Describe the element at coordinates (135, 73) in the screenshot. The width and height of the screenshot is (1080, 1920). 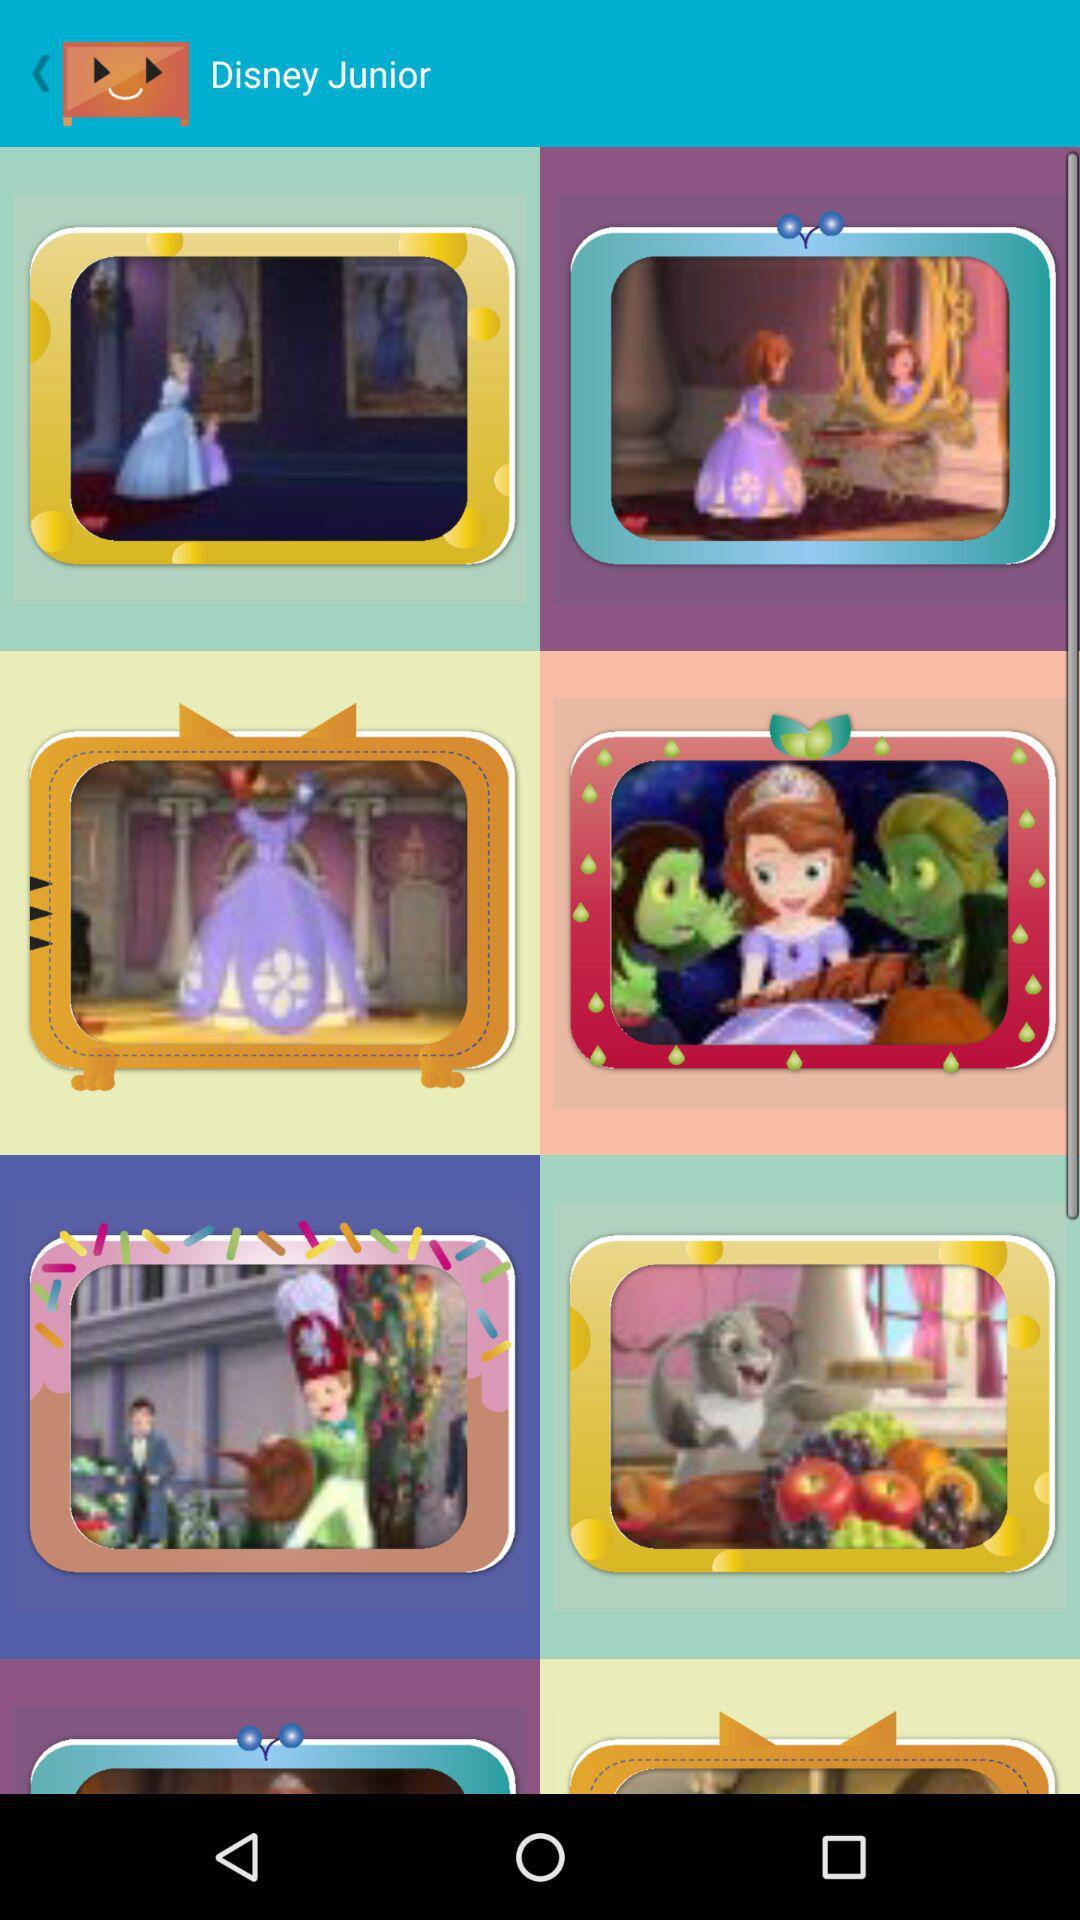
I see `video` at that location.